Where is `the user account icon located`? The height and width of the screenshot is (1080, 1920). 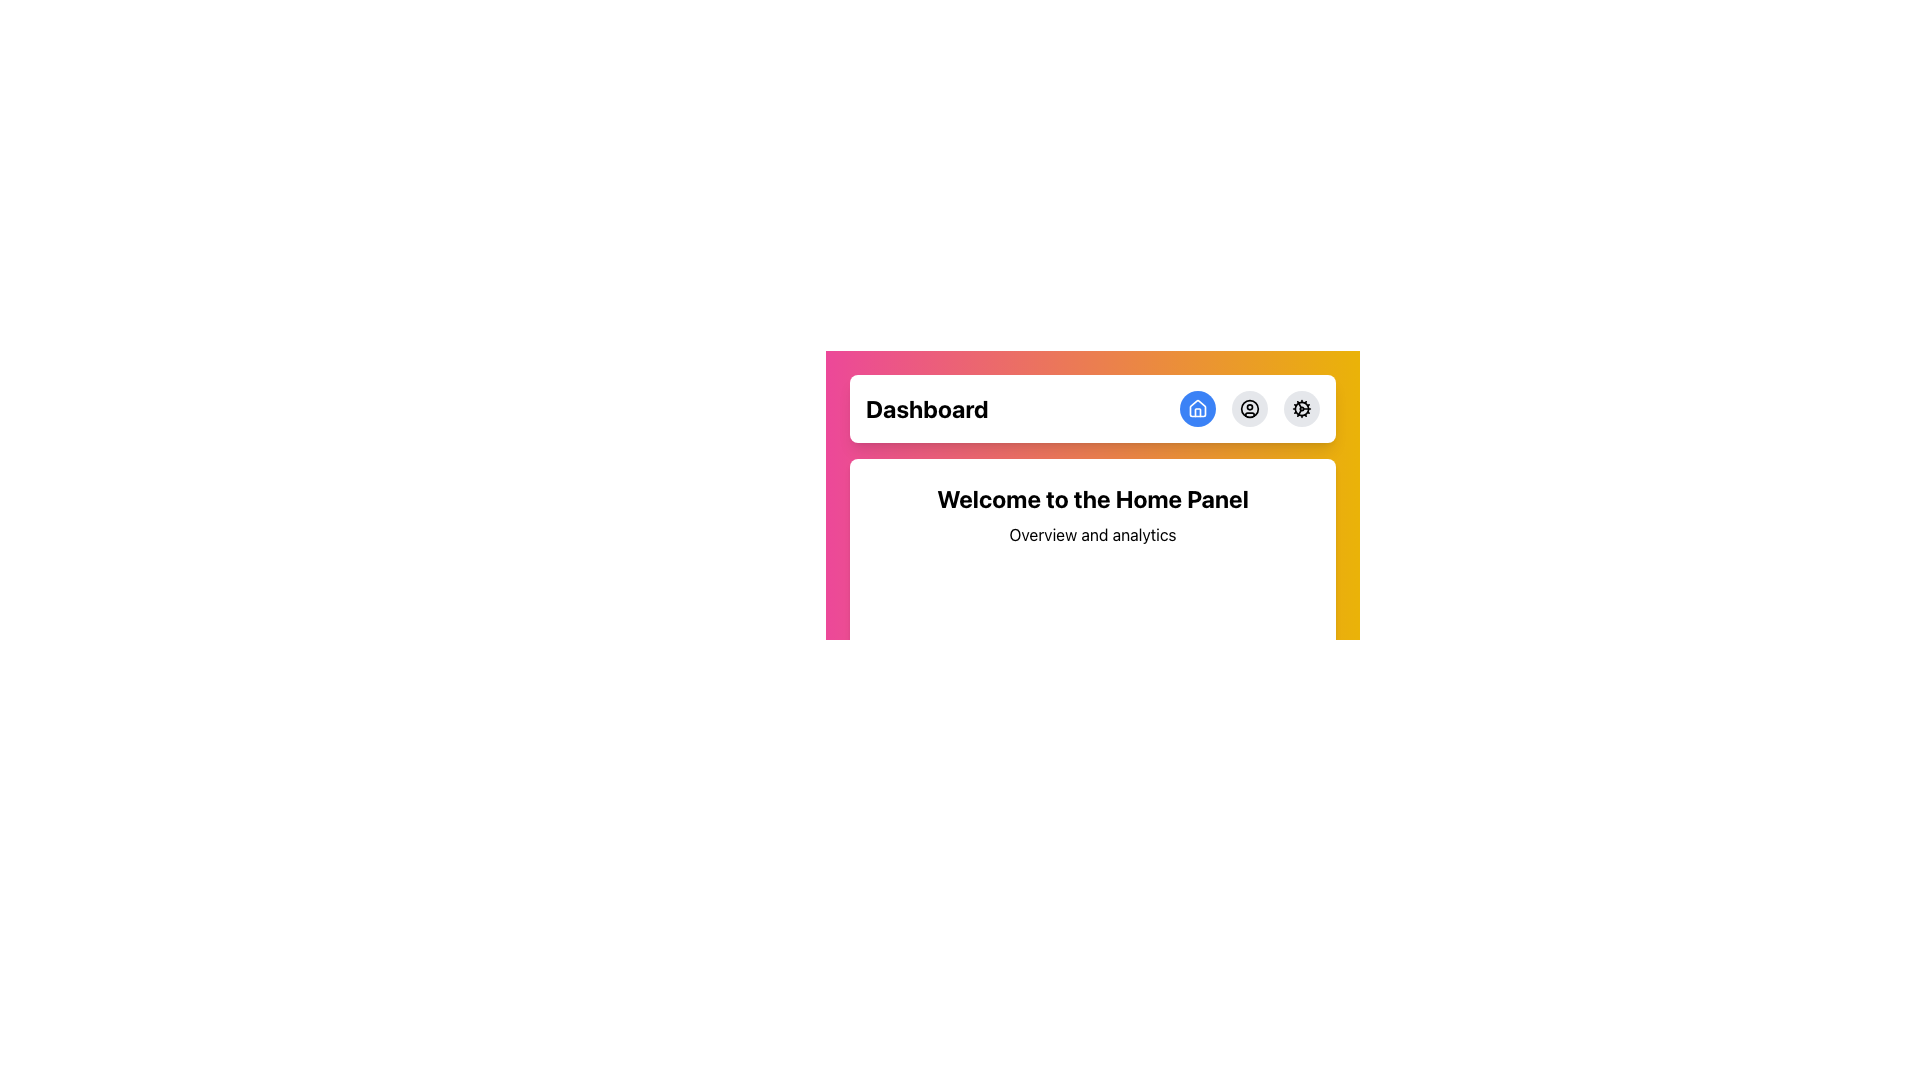 the user account icon located is located at coordinates (1248, 407).